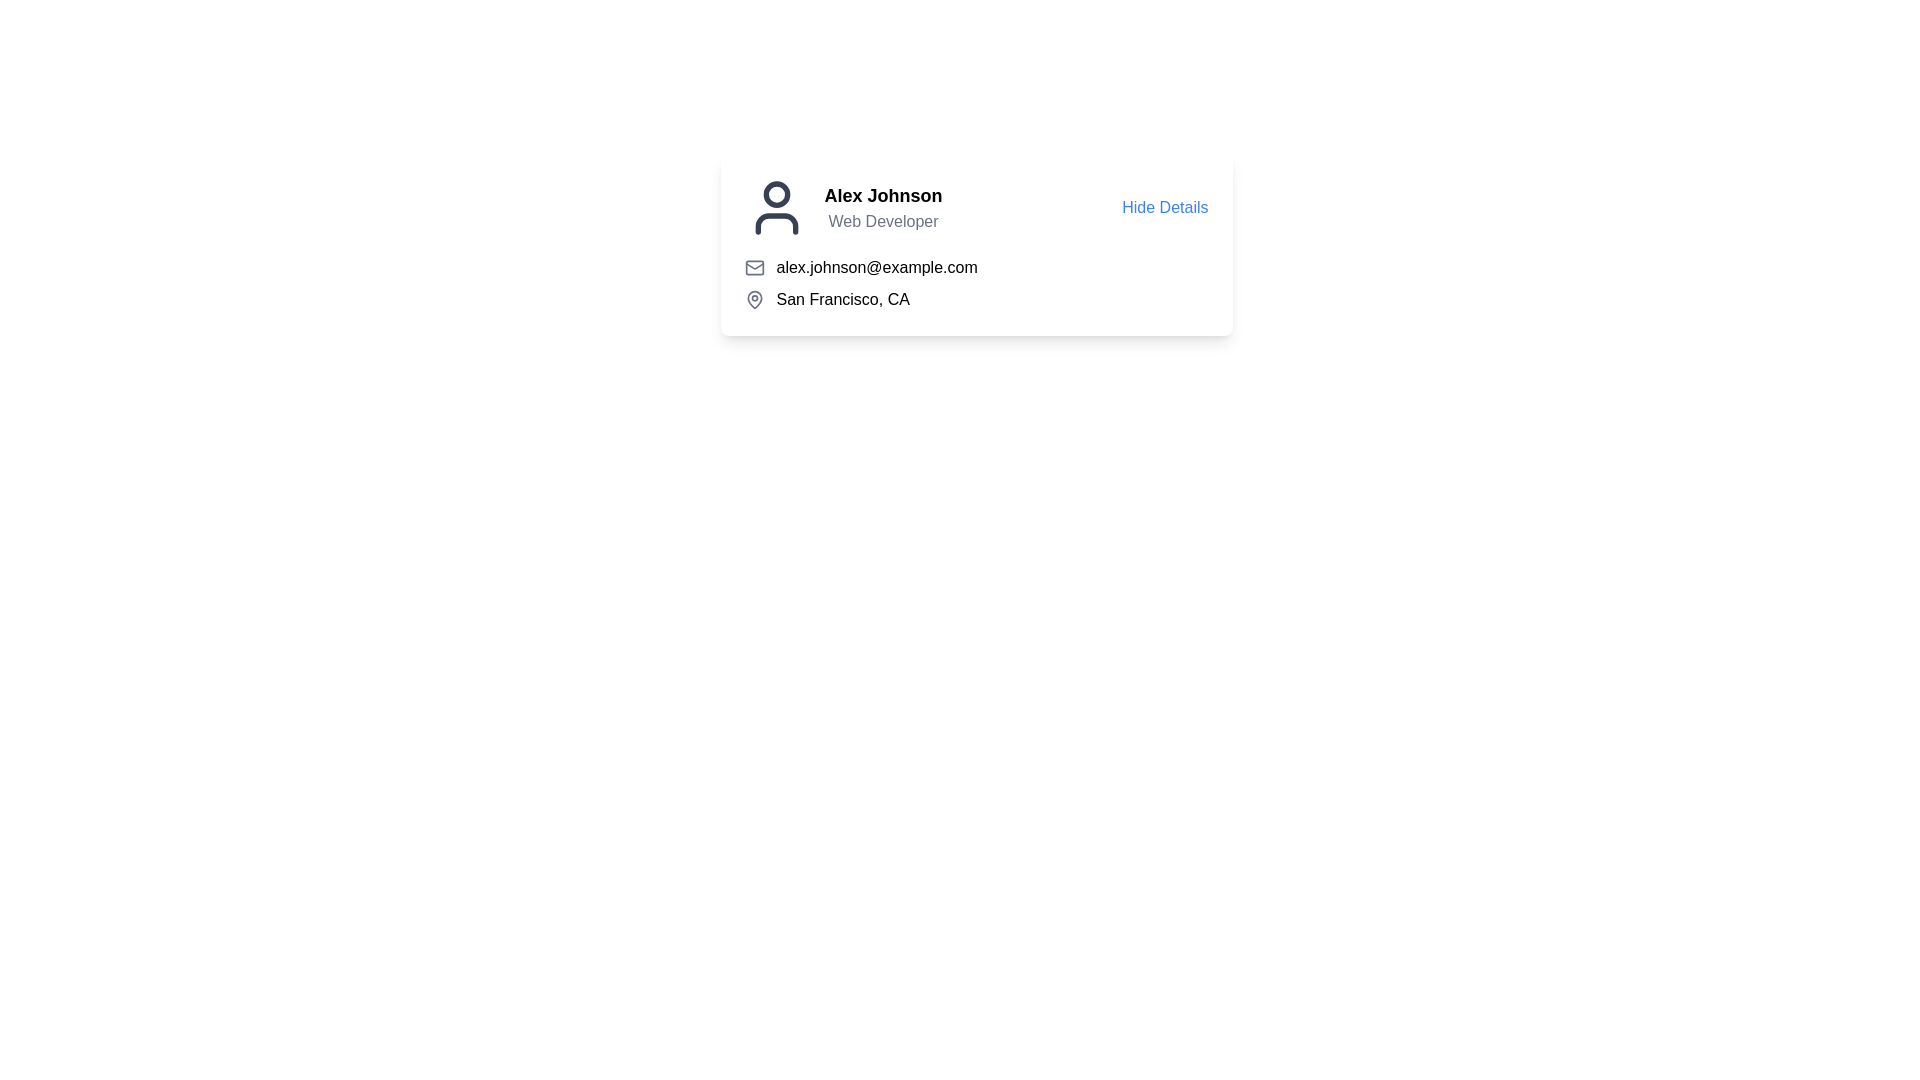 This screenshot has width=1920, height=1080. I want to click on the blue text link labeled 'Hide Details' located at the top-right corner of the user information card, so click(1165, 208).